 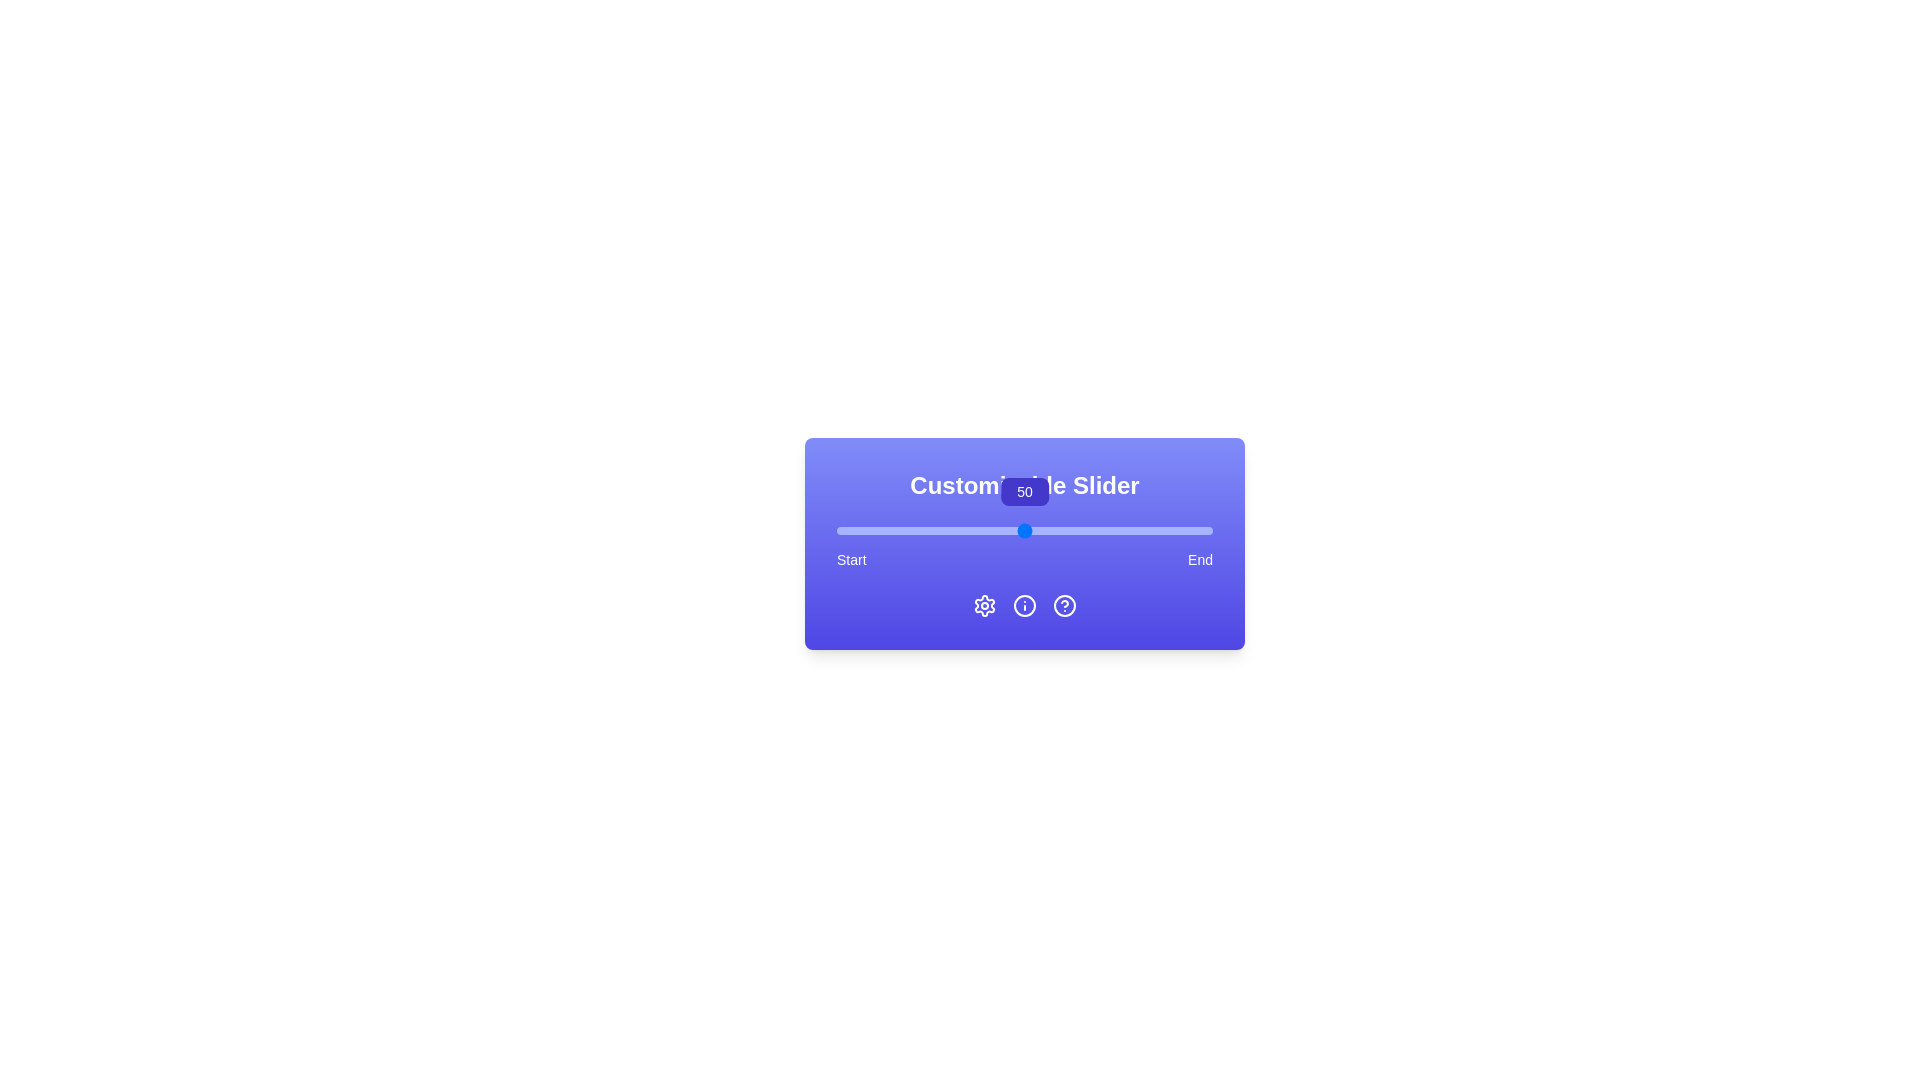 I want to click on the slider to set the value to 76, so click(x=1122, y=530).